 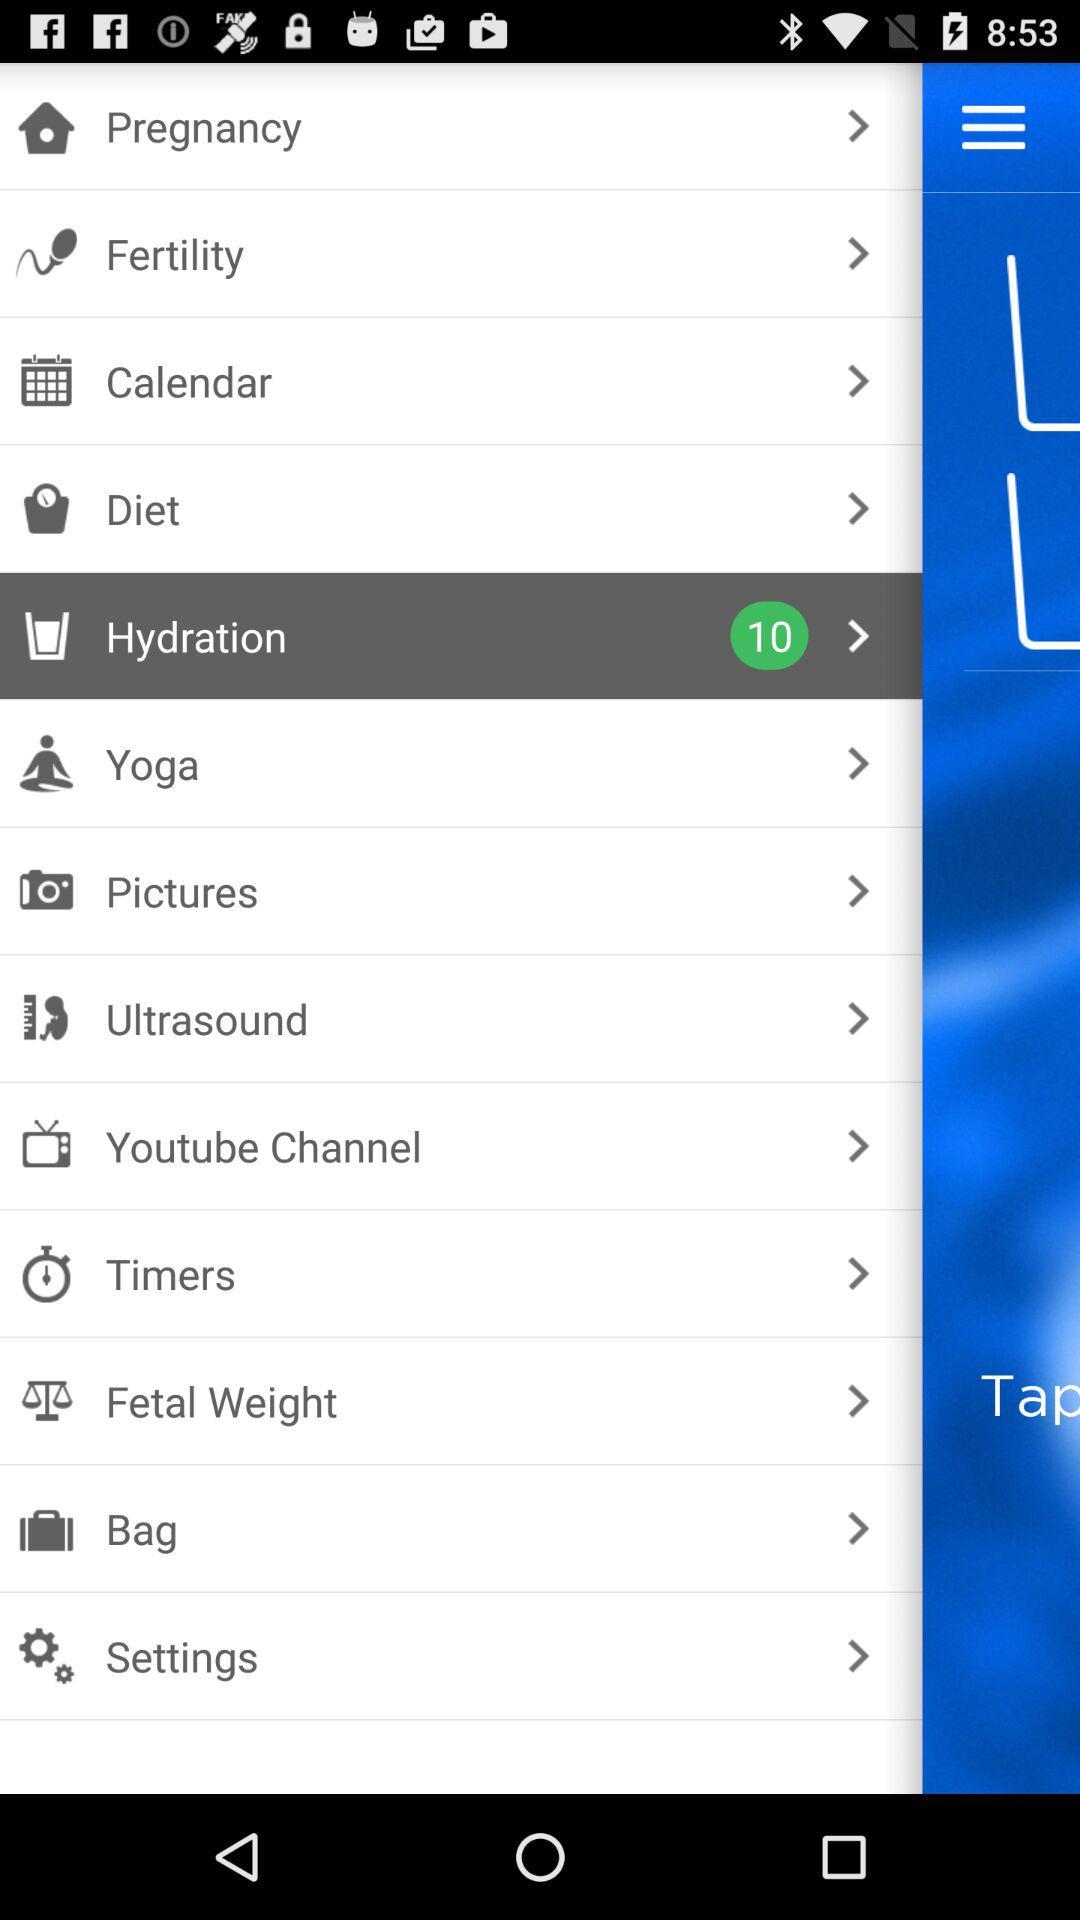 What do you see at coordinates (457, 1656) in the screenshot?
I see `the item below bag icon` at bounding box center [457, 1656].